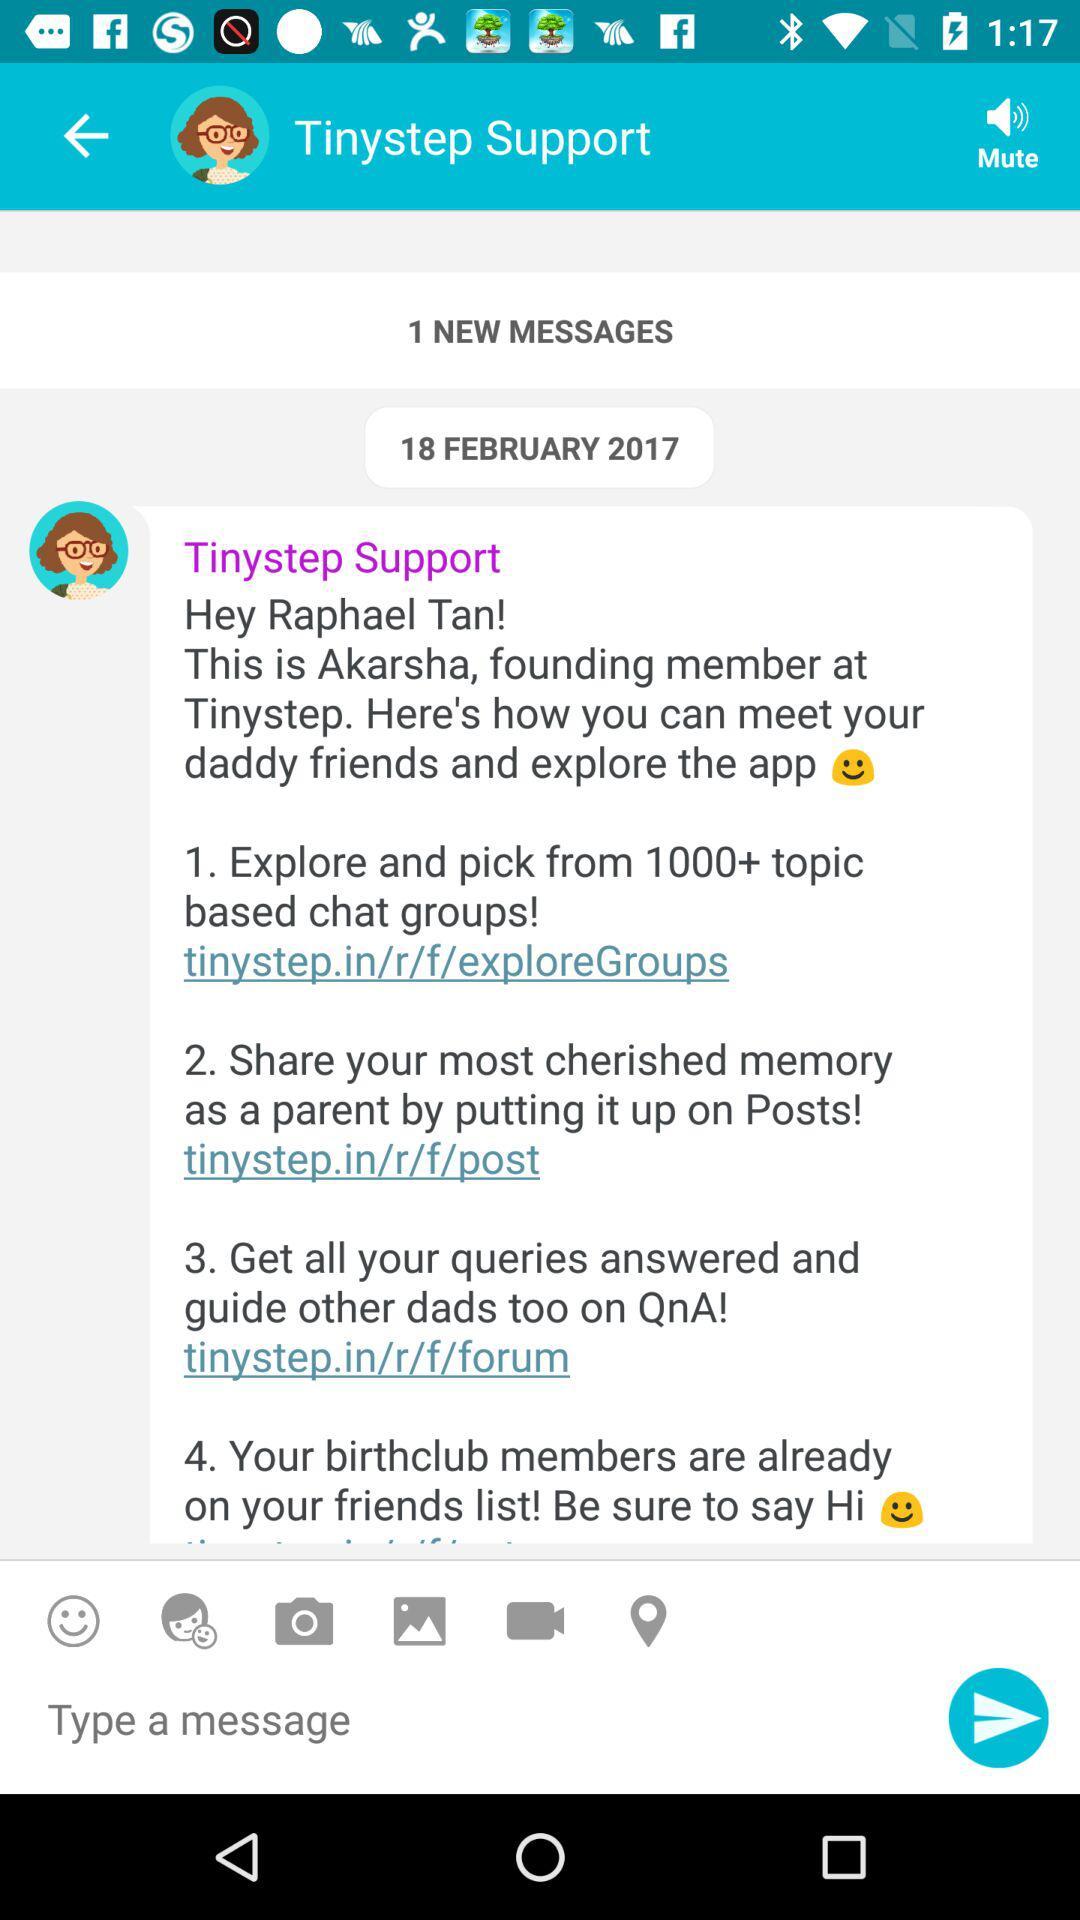 The width and height of the screenshot is (1080, 1920). Describe the element at coordinates (574, 1062) in the screenshot. I see `the icon below tinystep support item` at that location.